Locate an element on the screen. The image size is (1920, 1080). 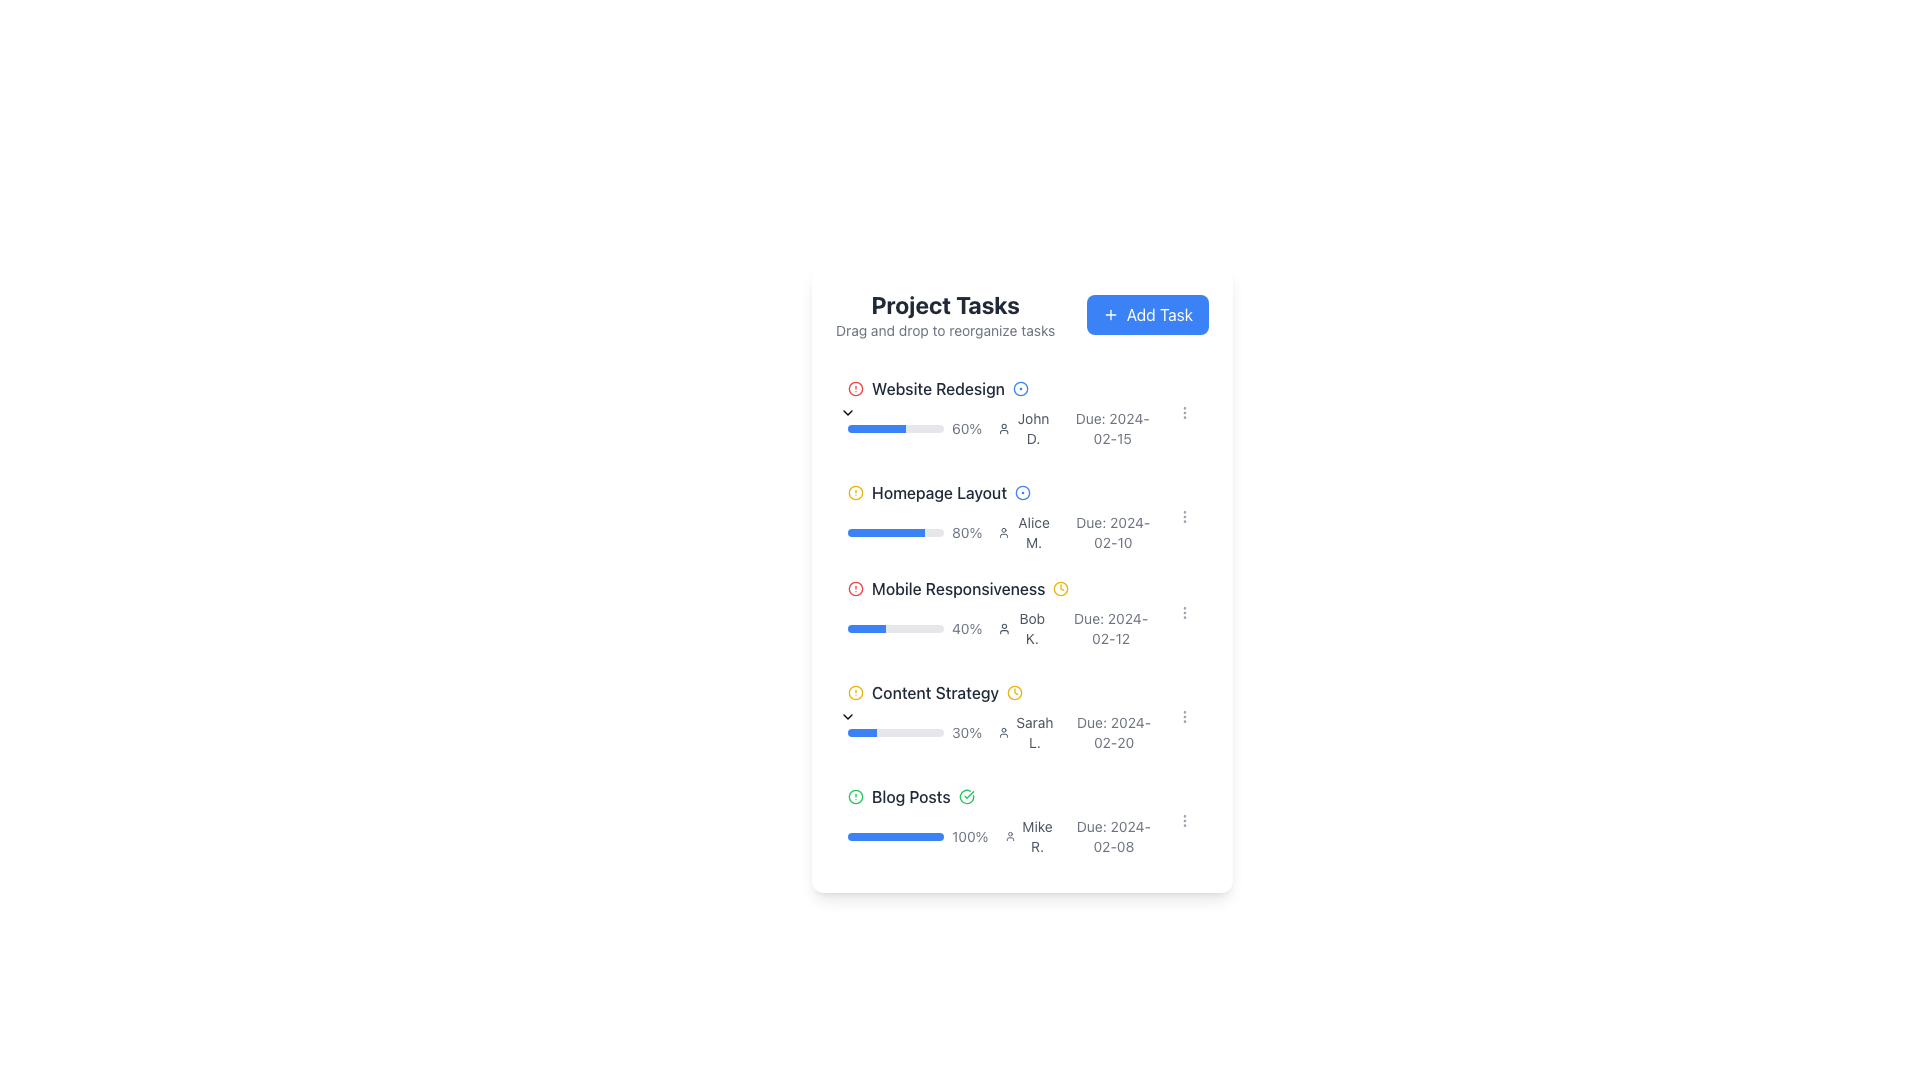
the static text label displaying '30%' which is part of the progress indicator for 'Content Strategy' is located at coordinates (967, 732).